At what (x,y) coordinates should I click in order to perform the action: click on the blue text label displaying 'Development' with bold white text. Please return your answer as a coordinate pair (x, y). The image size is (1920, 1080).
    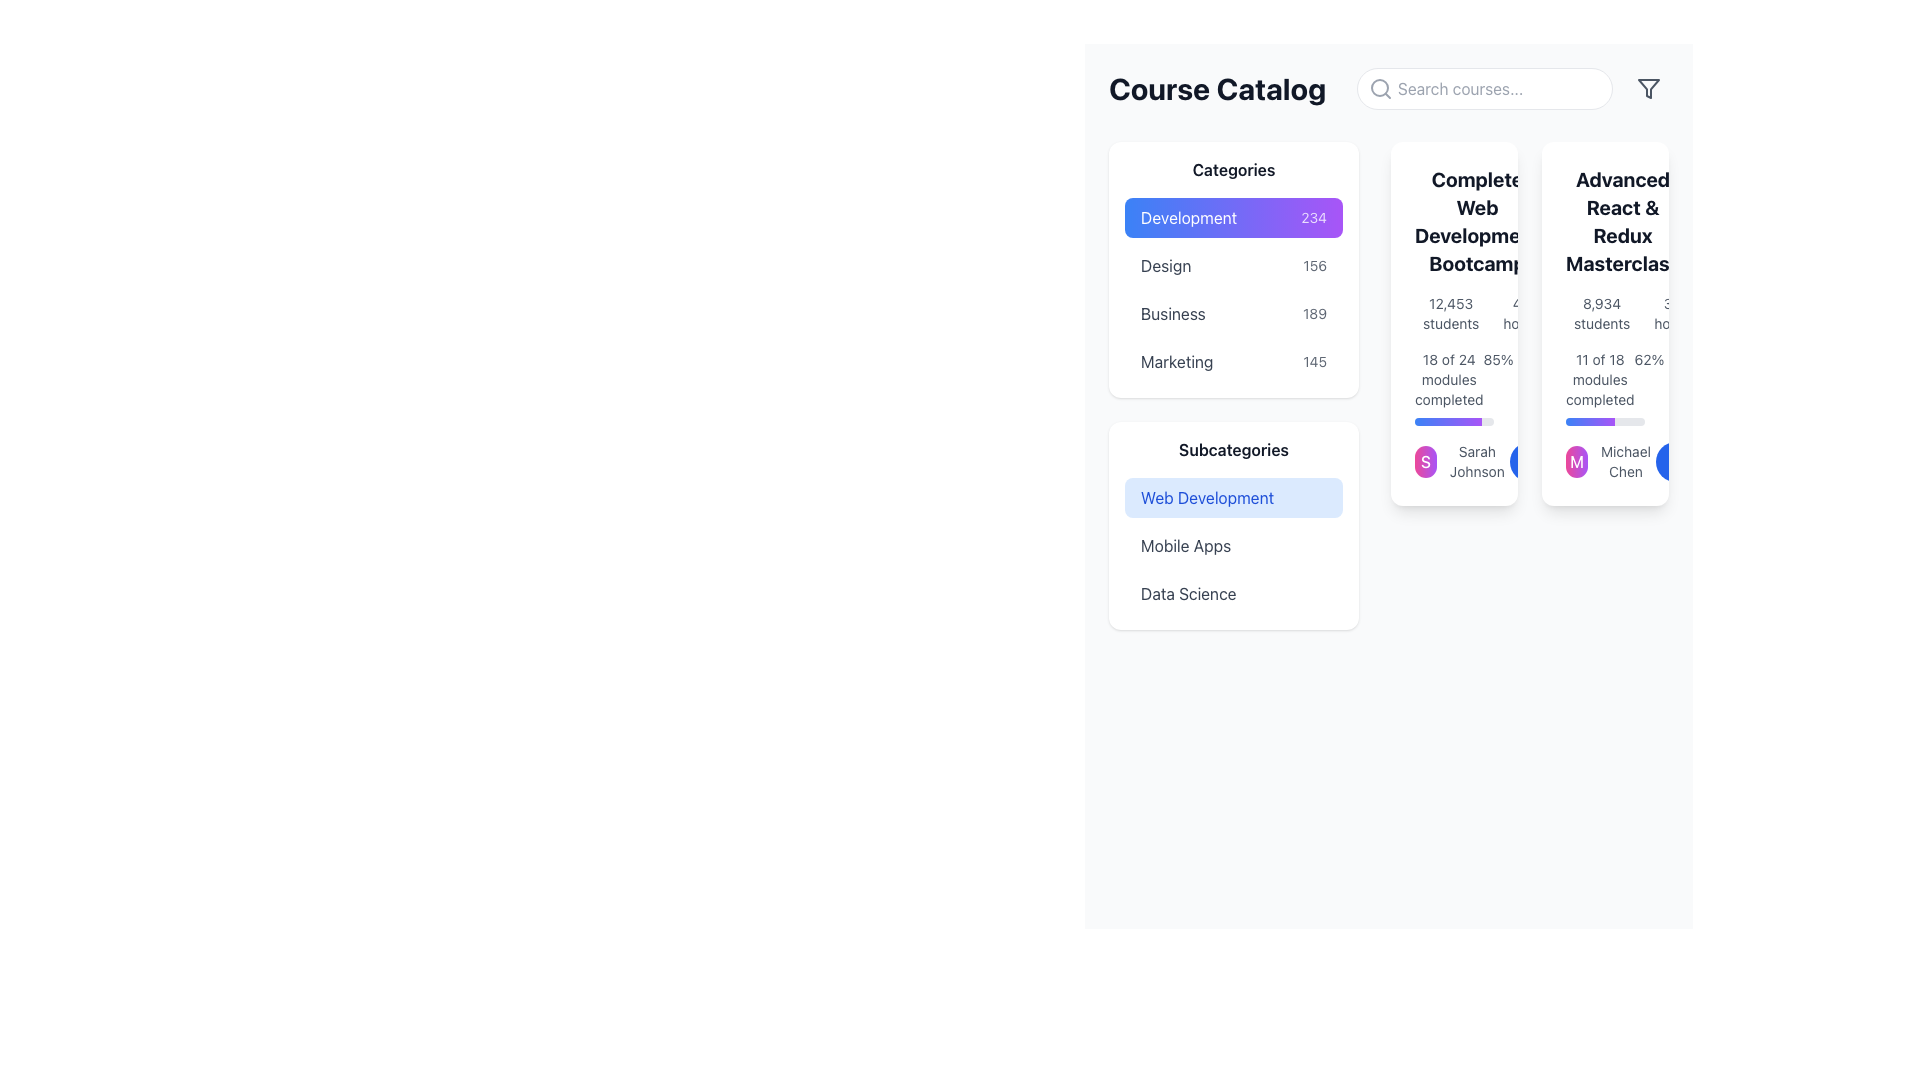
    Looking at the image, I should click on (1189, 218).